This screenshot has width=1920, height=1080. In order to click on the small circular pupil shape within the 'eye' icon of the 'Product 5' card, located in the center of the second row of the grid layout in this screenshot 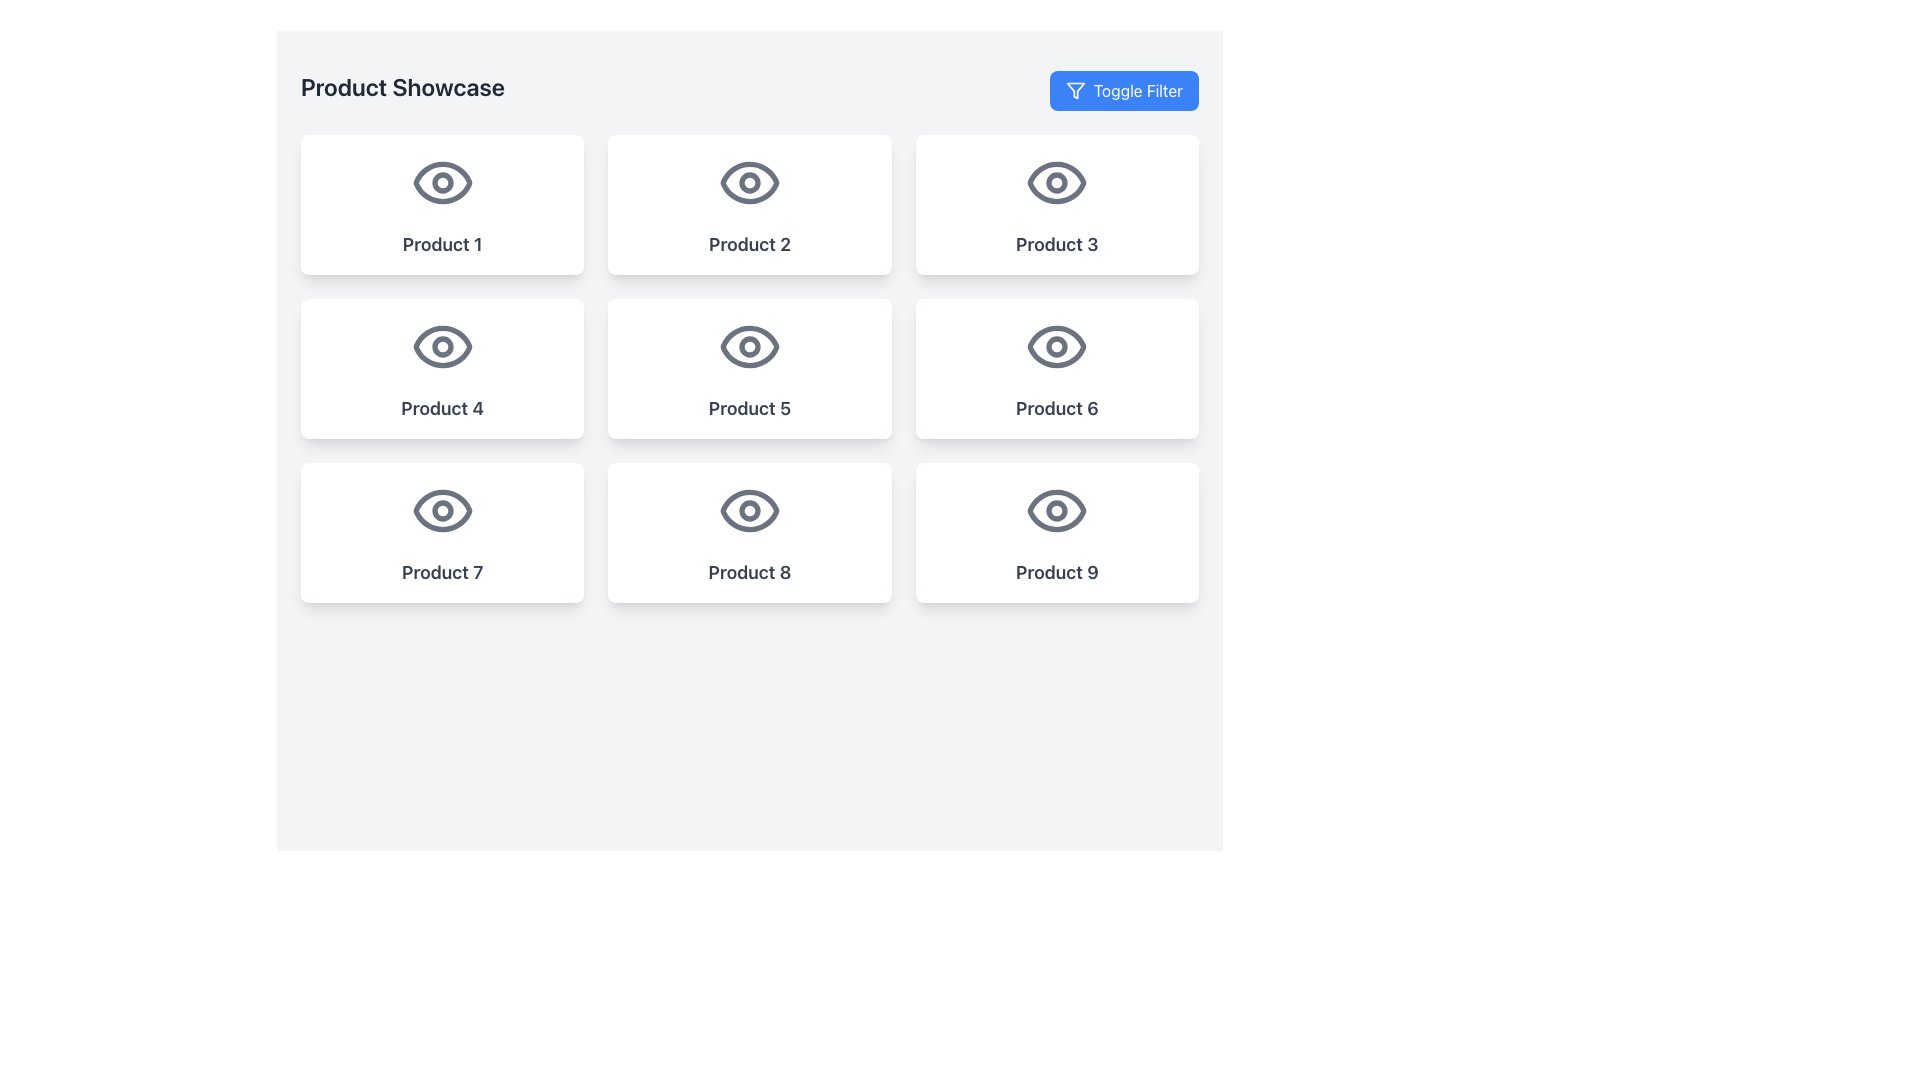, I will do `click(748, 346)`.